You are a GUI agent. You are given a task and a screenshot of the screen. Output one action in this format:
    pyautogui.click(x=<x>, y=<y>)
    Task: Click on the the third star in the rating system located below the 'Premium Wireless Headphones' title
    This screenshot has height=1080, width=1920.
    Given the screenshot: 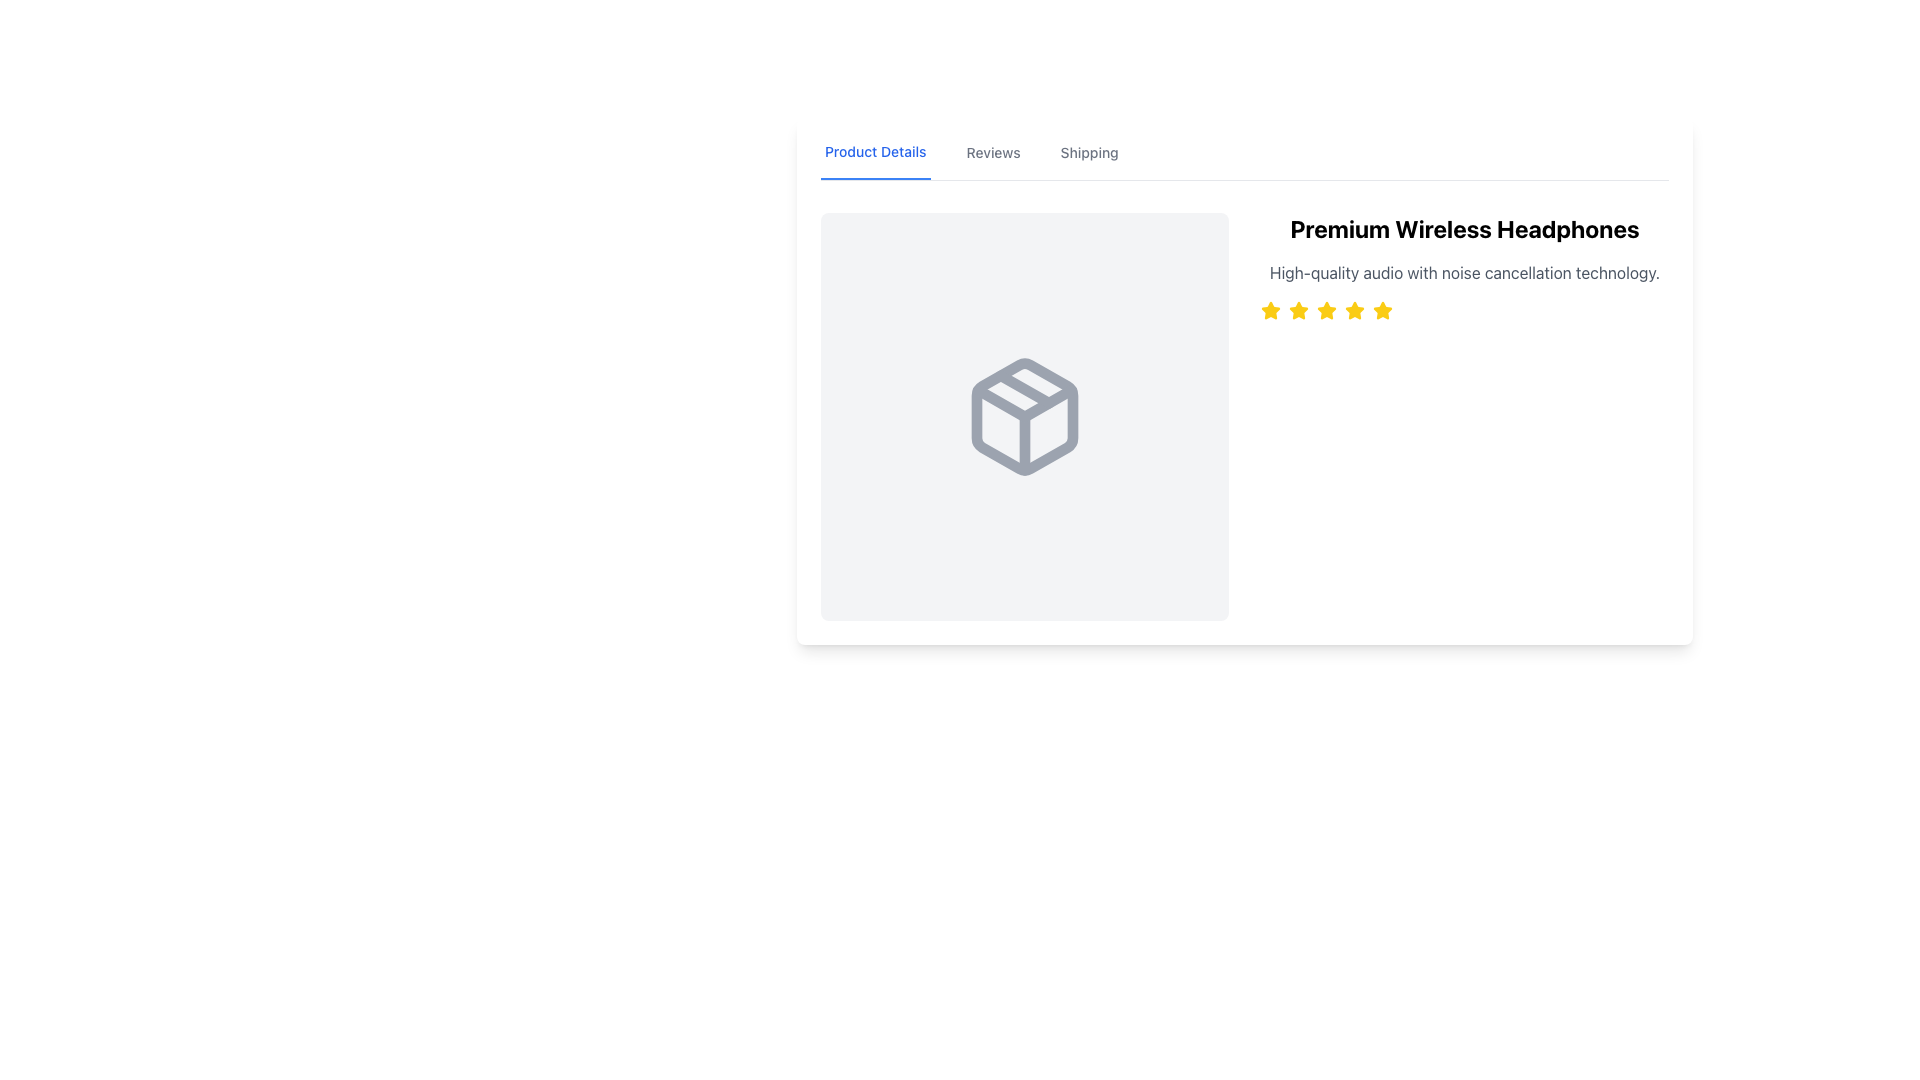 What is the action you would take?
    pyautogui.click(x=1326, y=310)
    